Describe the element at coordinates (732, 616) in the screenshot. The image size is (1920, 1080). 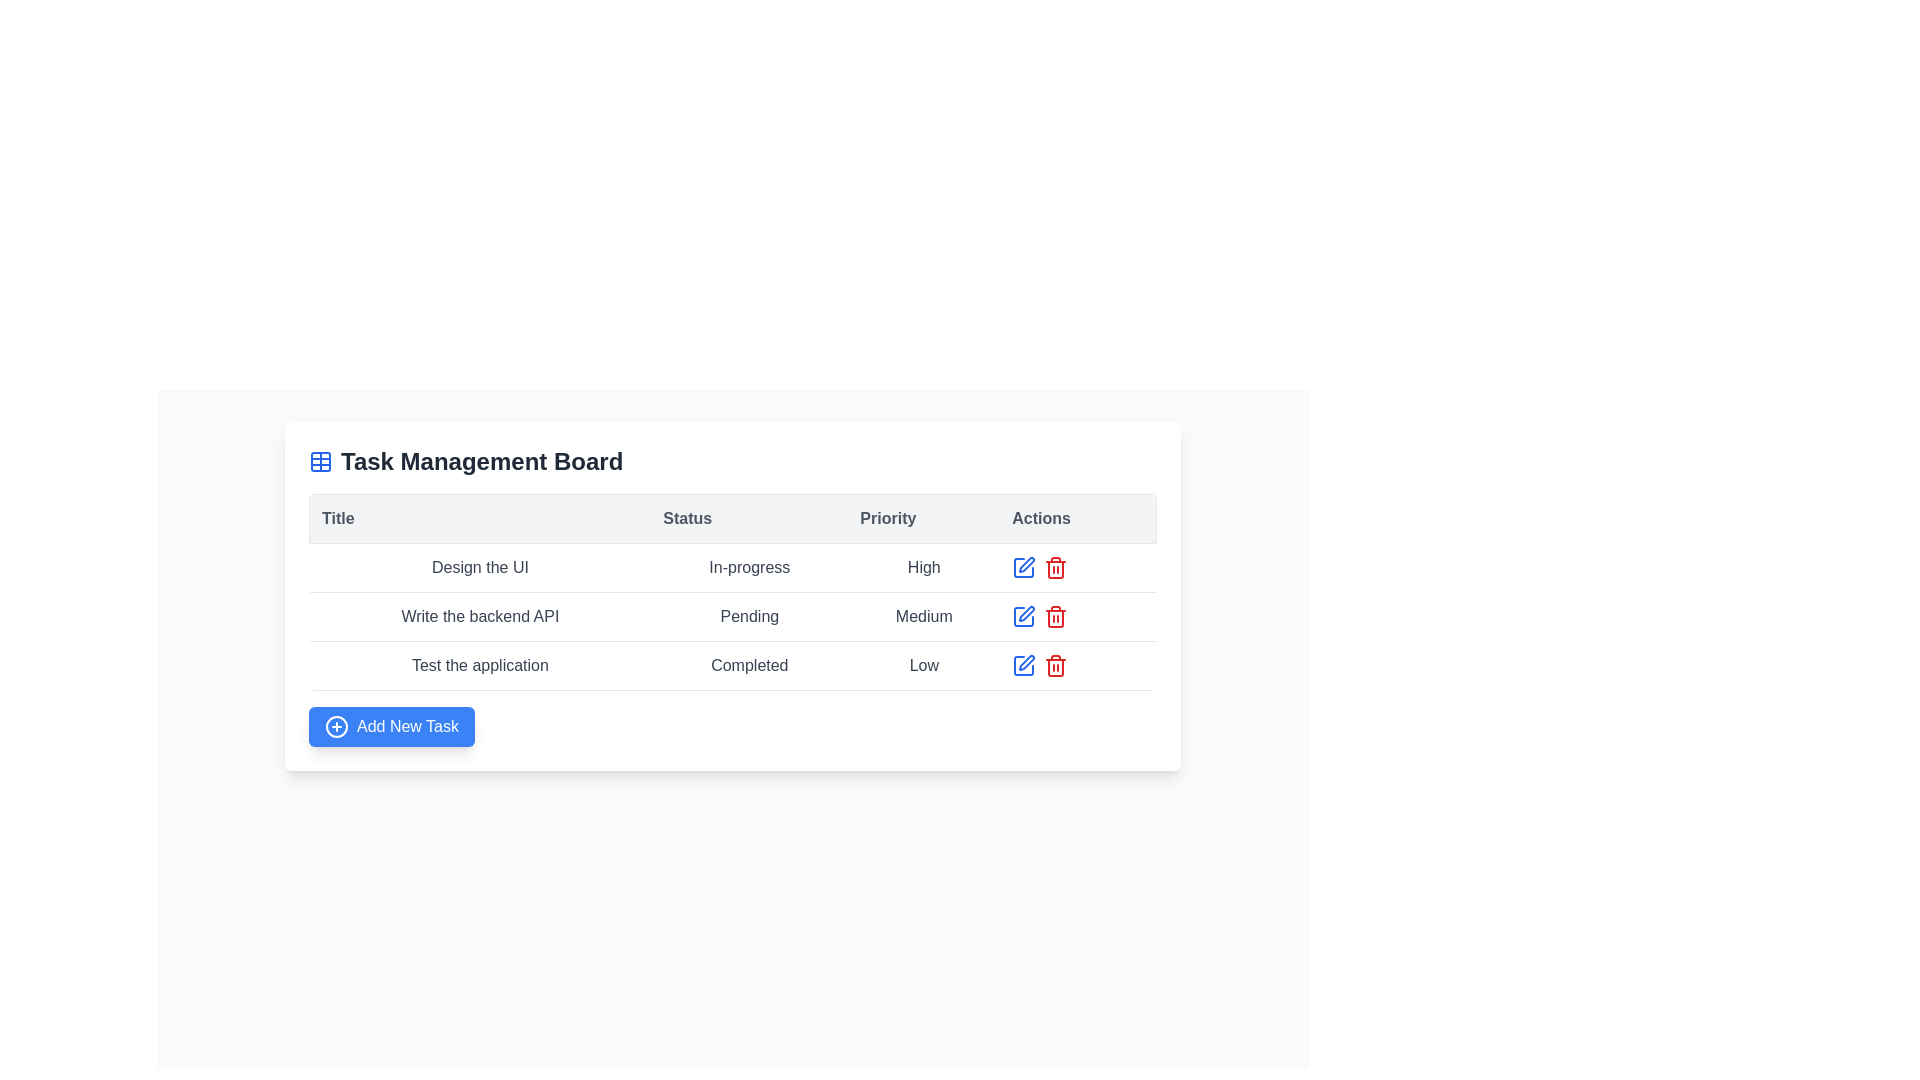
I see `the 'Pending' text label in bold black located in the 'Status' column of the second row of the table for the task 'Write the backend API'` at that location.